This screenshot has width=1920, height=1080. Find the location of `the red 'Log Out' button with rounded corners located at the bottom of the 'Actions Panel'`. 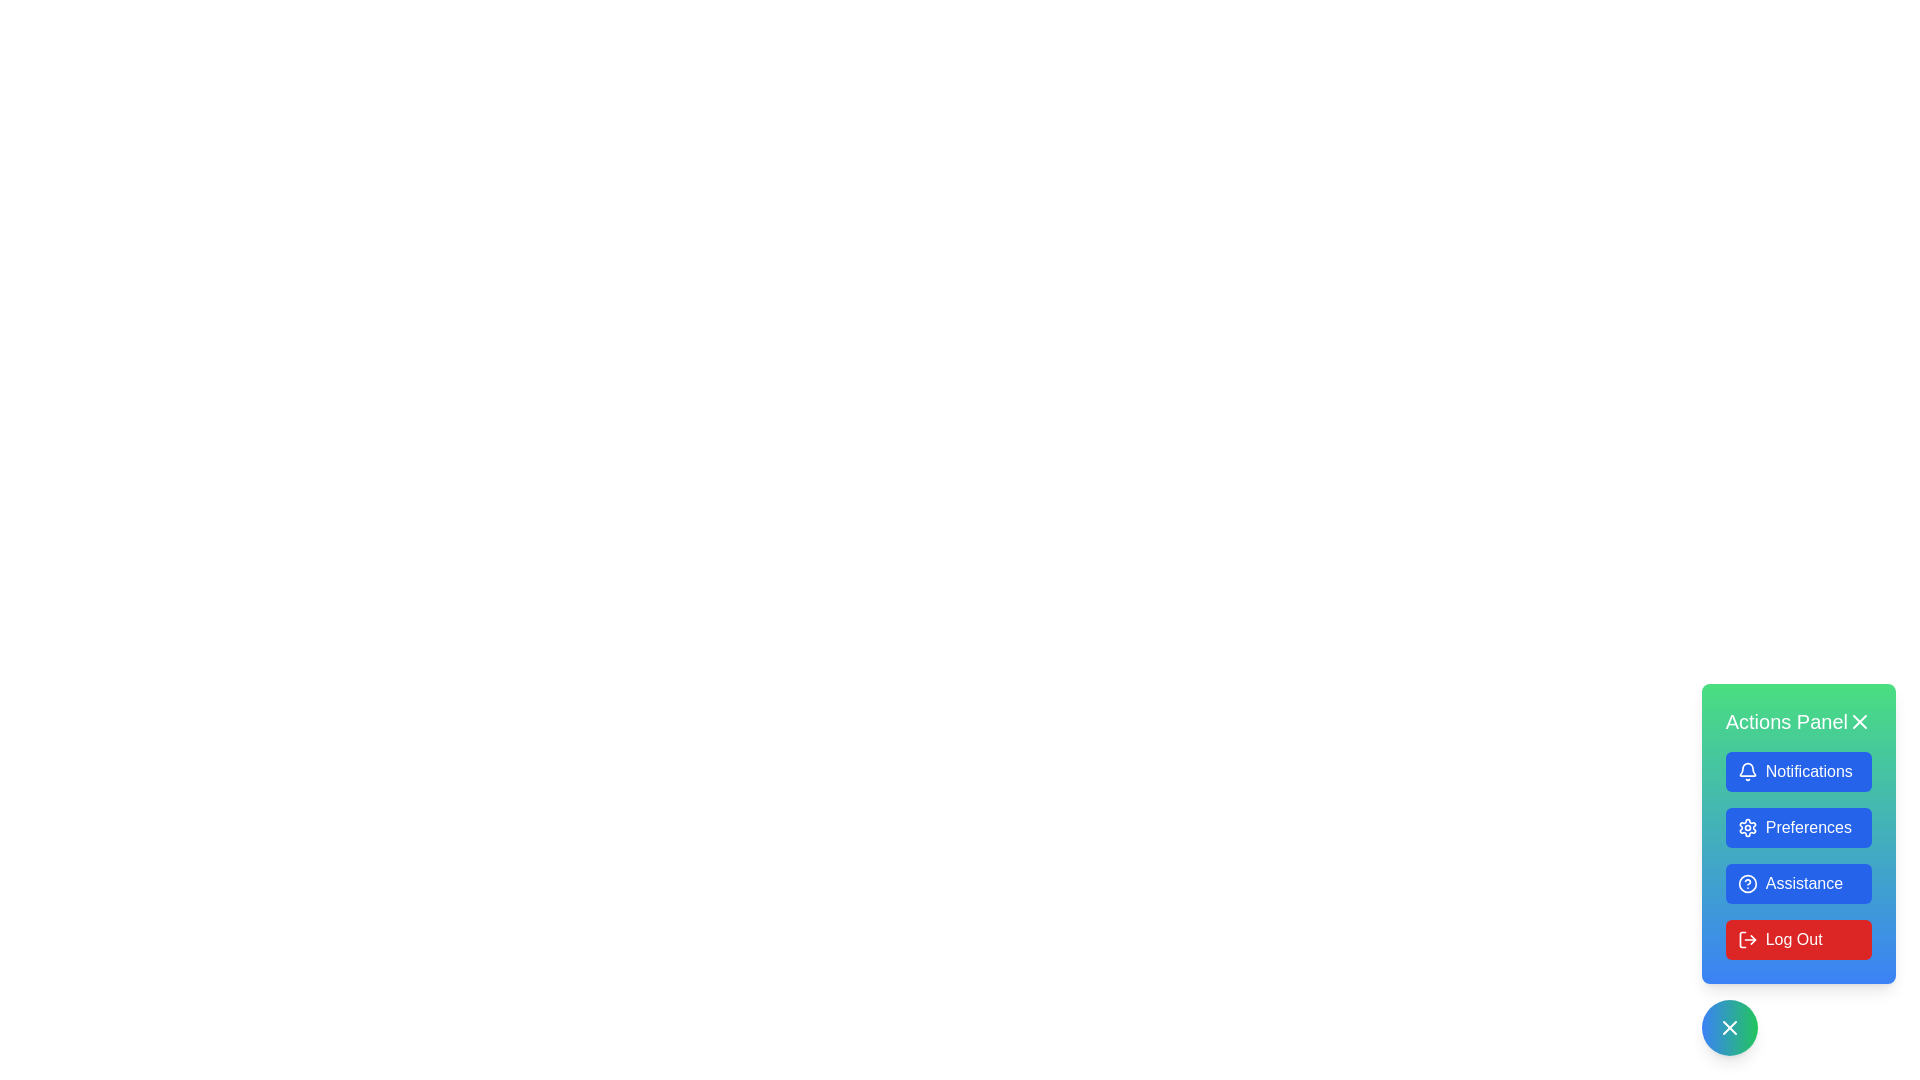

the red 'Log Out' button with rounded corners located at the bottom of the 'Actions Panel' is located at coordinates (1798, 940).